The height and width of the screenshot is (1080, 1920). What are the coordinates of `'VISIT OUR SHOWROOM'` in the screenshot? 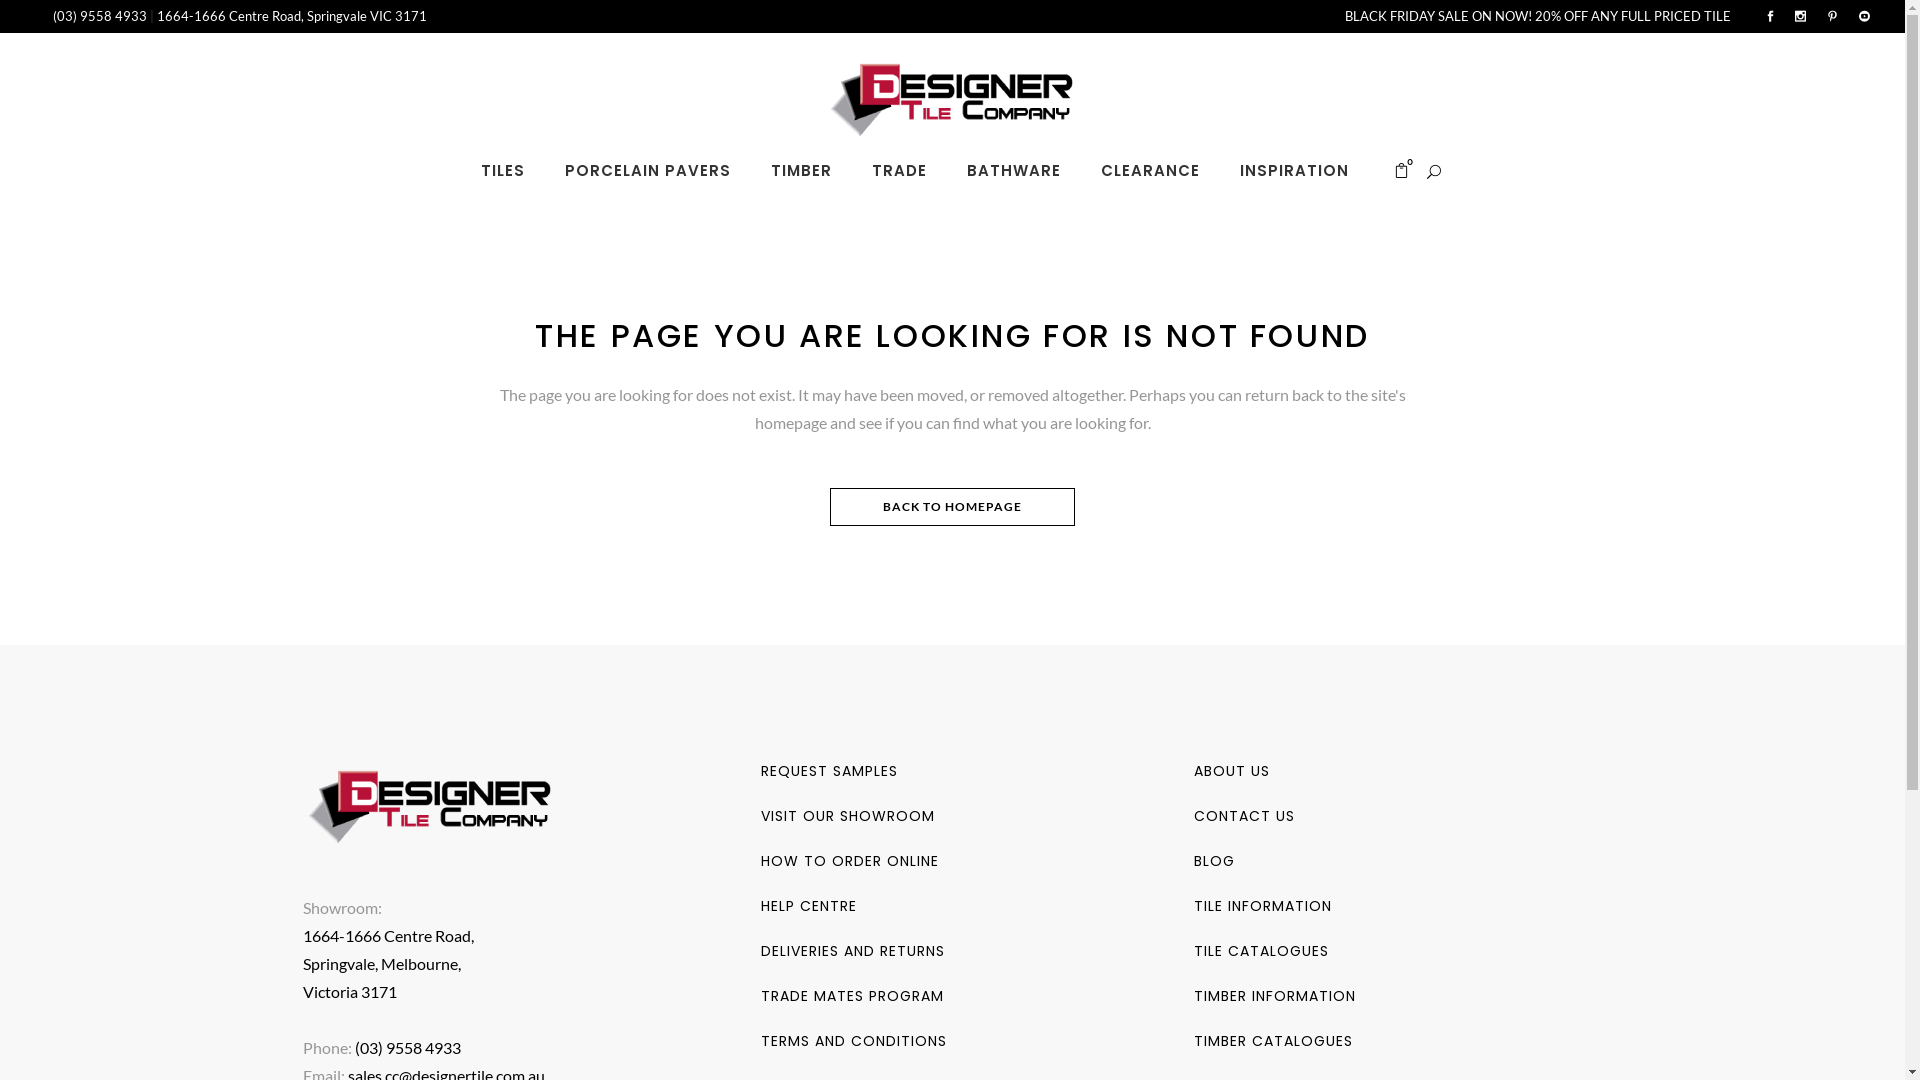 It's located at (760, 816).